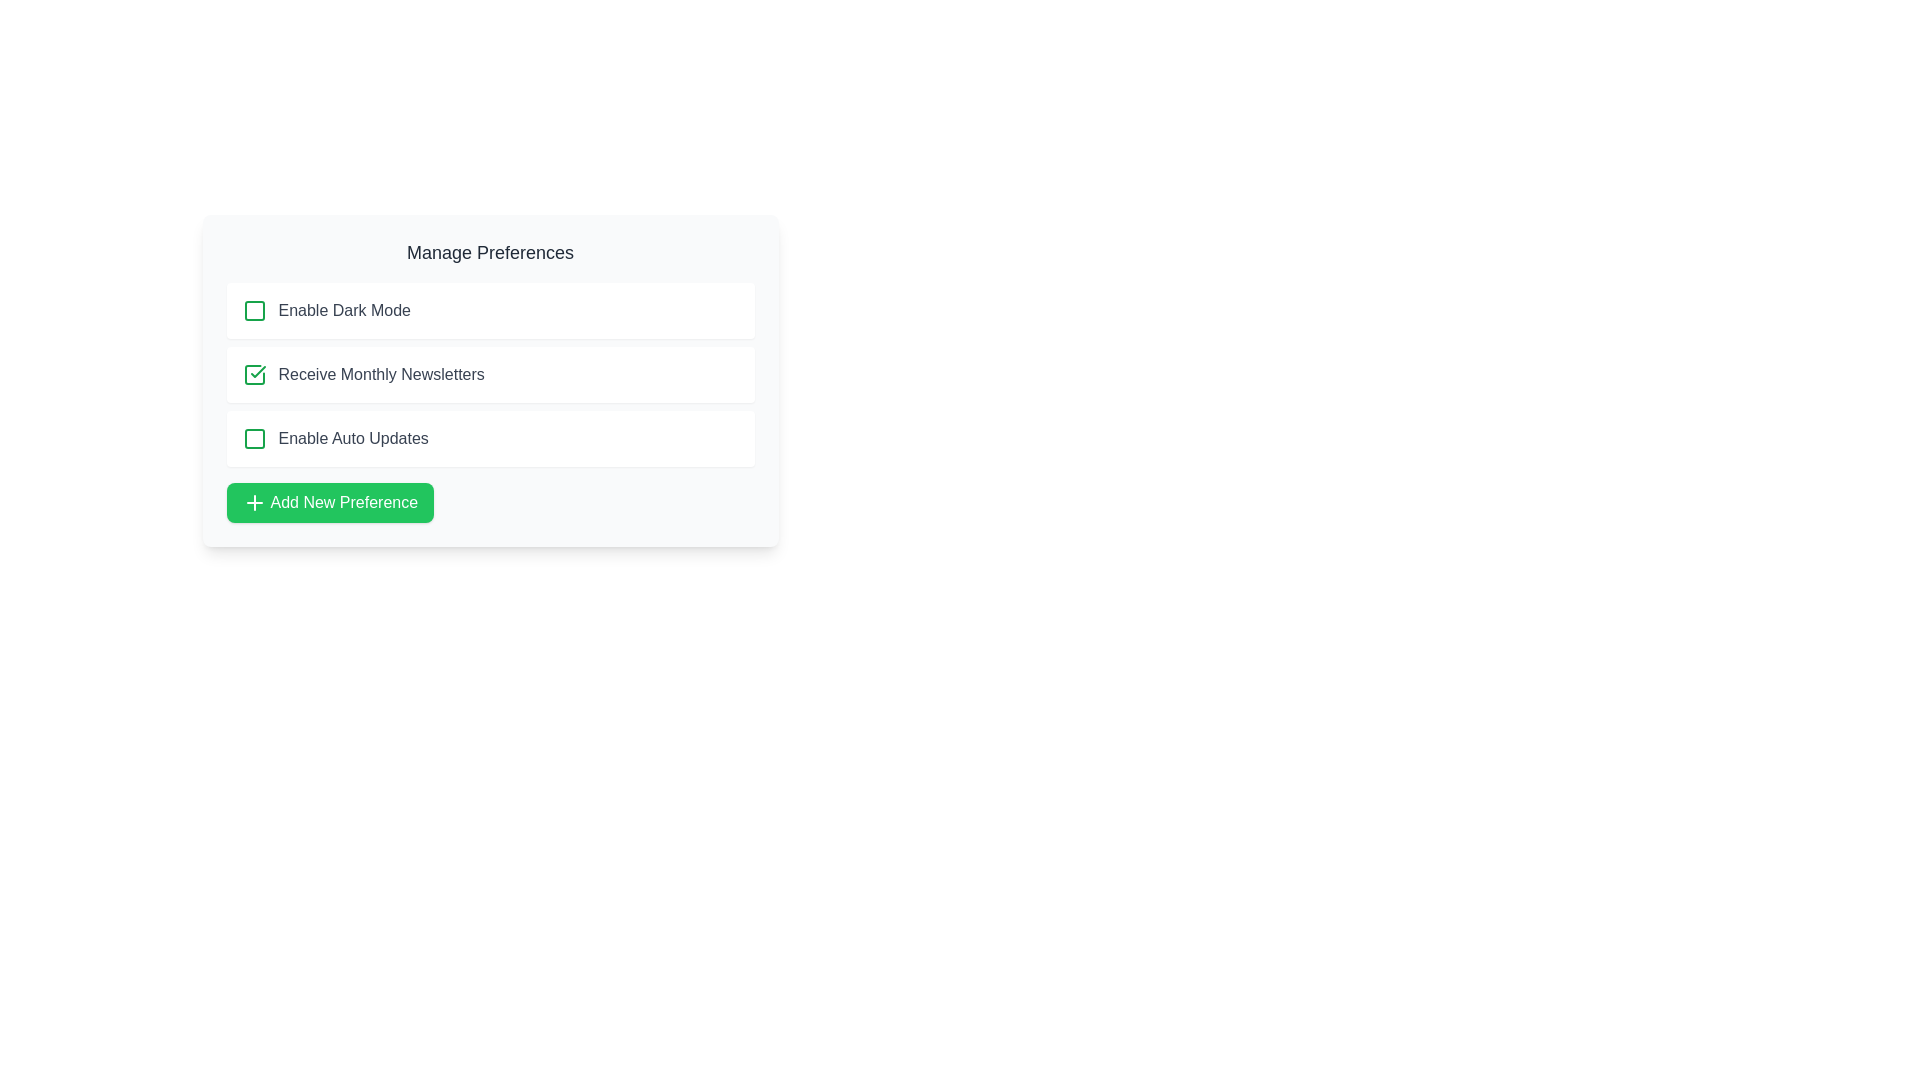 The image size is (1920, 1080). Describe the element at coordinates (490, 311) in the screenshot. I see `the first list item with a checkbox for 'Enable Dark Mode' to toggle its preference` at that location.